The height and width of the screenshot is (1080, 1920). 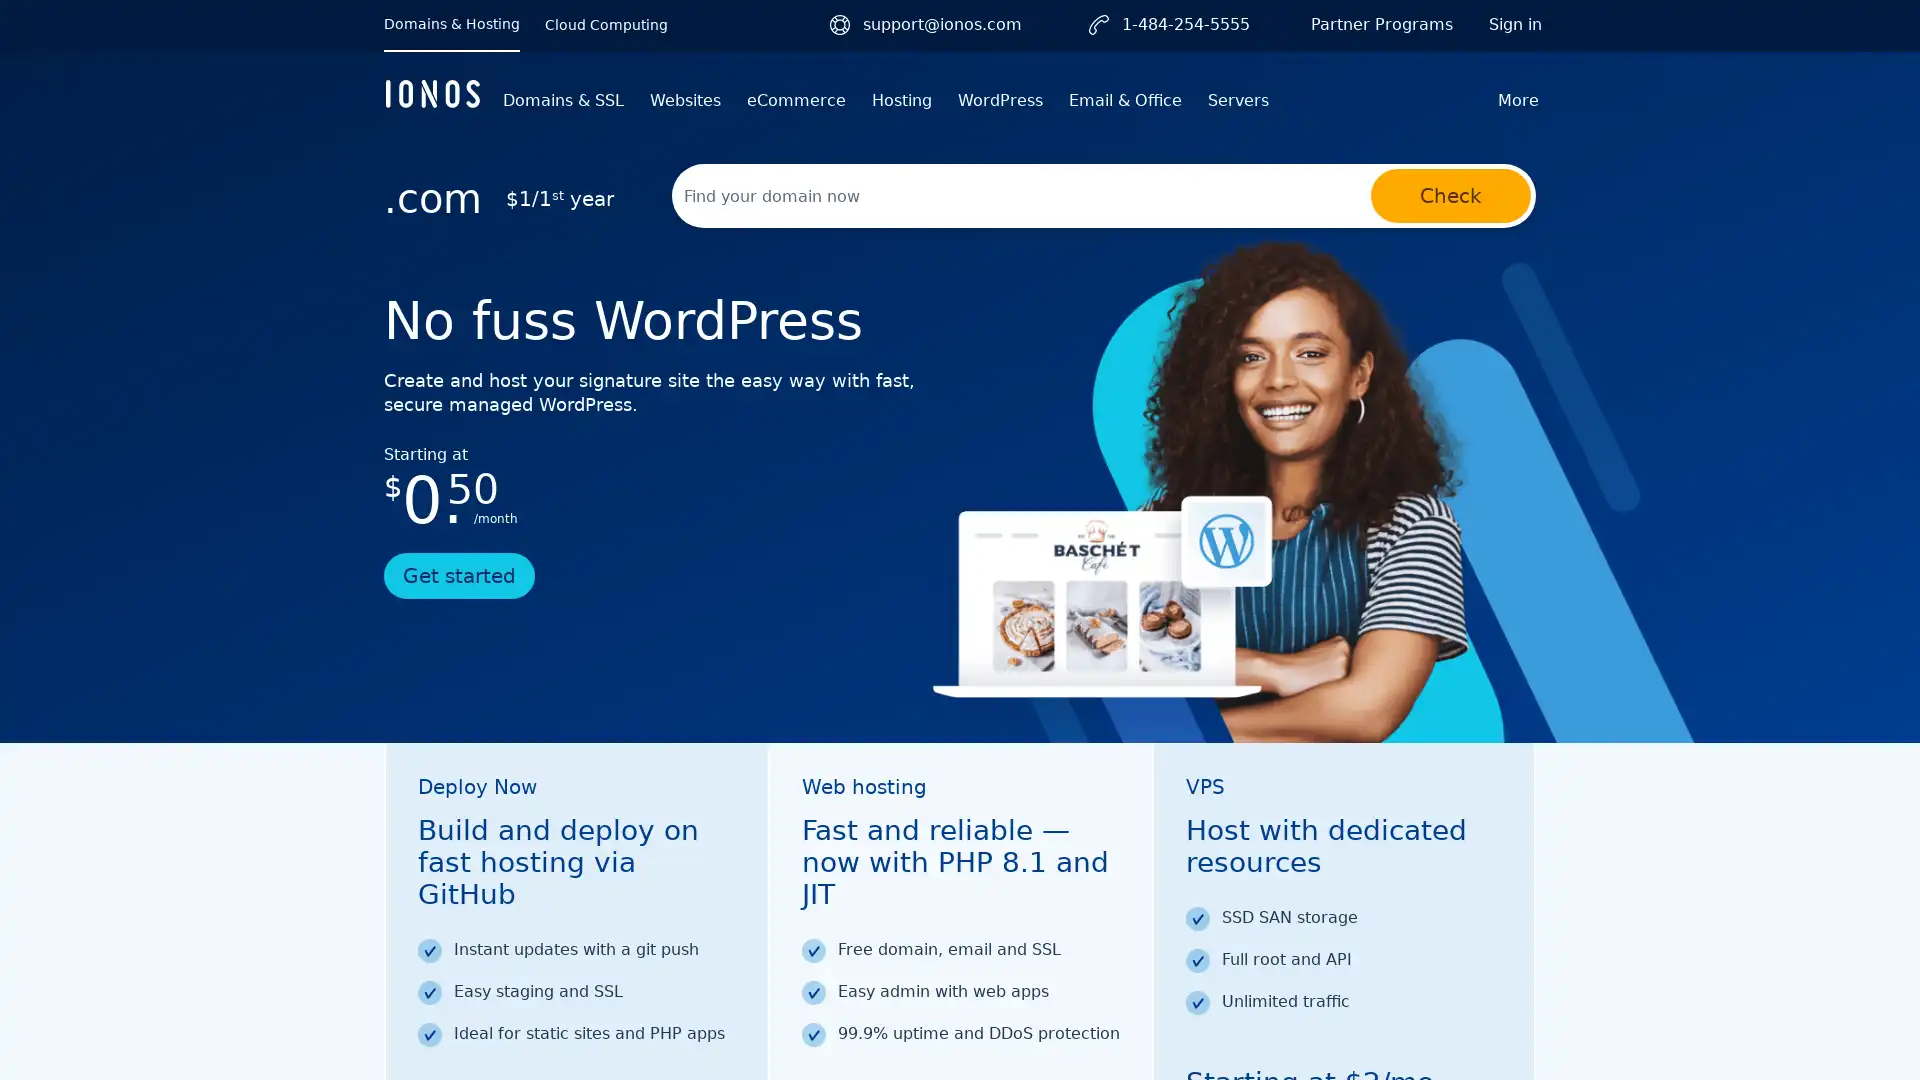 I want to click on Email & Office, so click(x=1125, y=100).